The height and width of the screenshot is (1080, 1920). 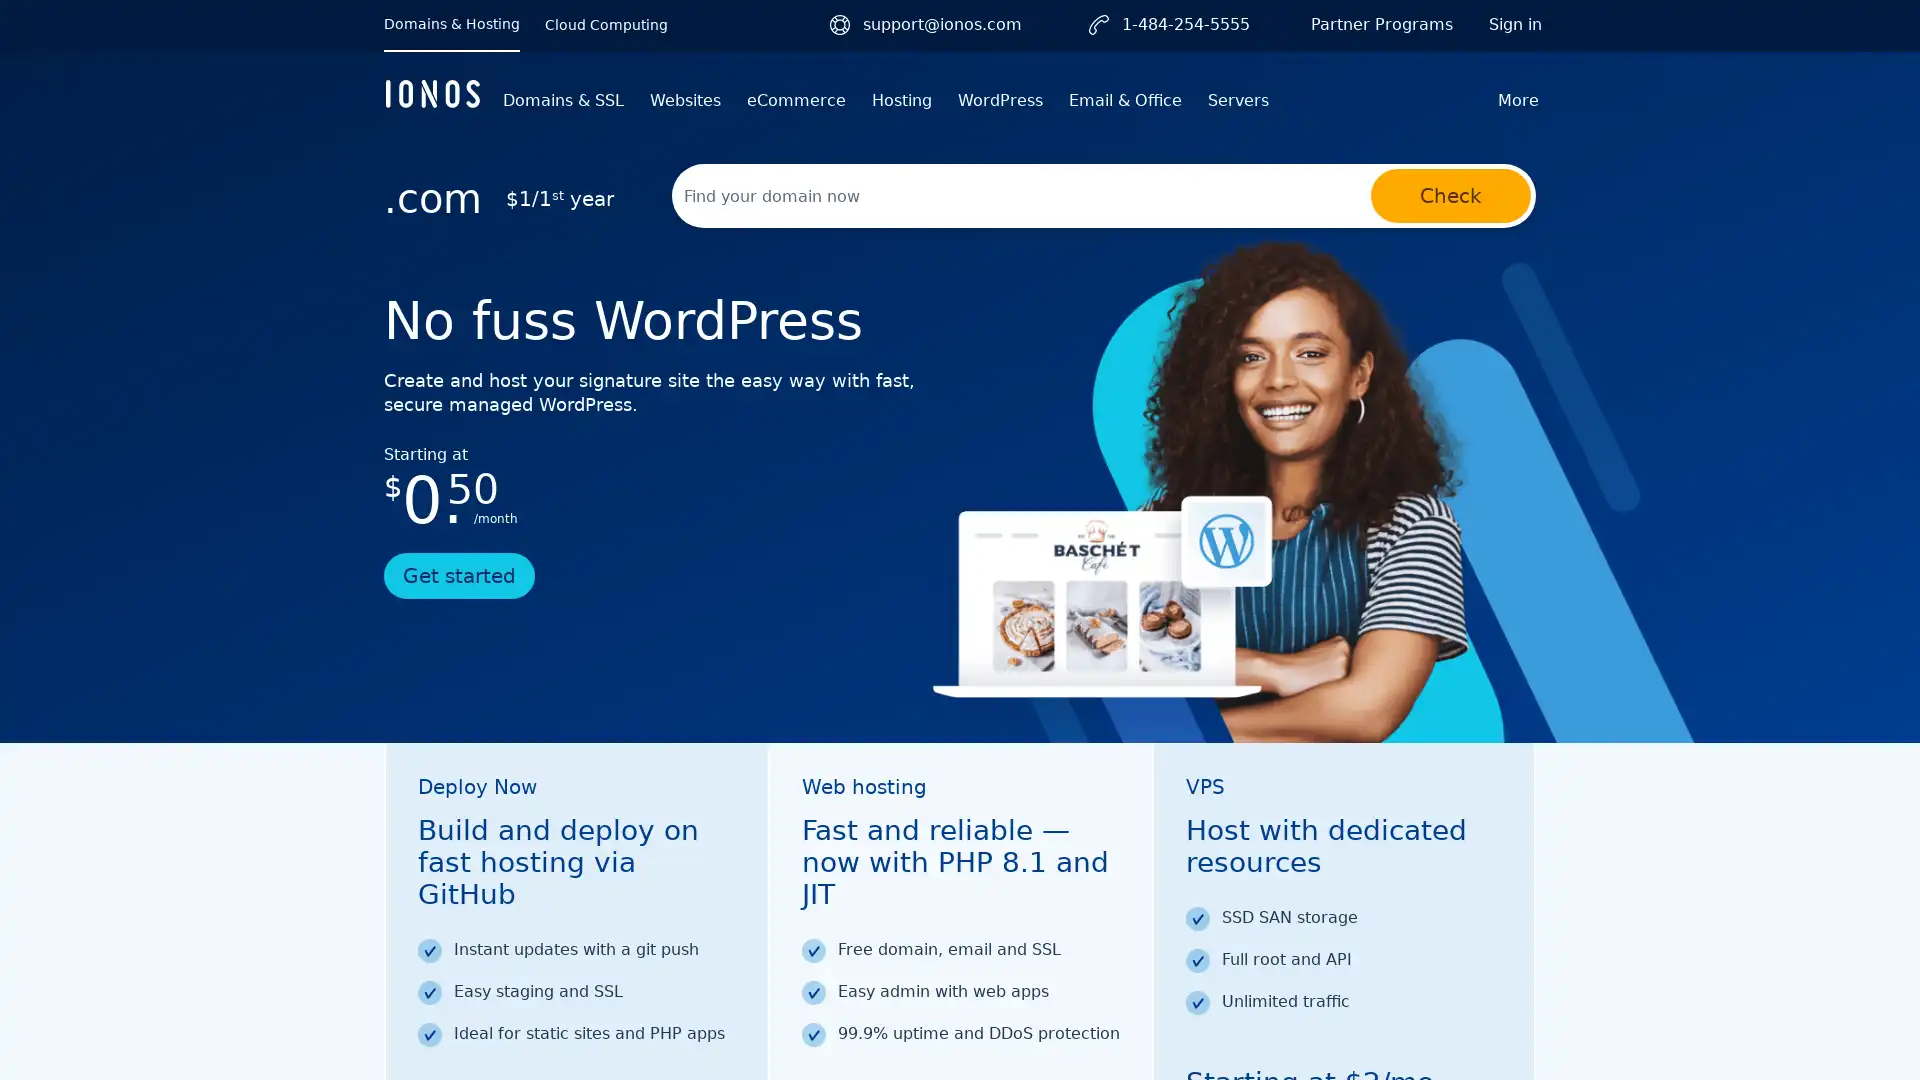 I want to click on Email & Office, so click(x=1125, y=100).